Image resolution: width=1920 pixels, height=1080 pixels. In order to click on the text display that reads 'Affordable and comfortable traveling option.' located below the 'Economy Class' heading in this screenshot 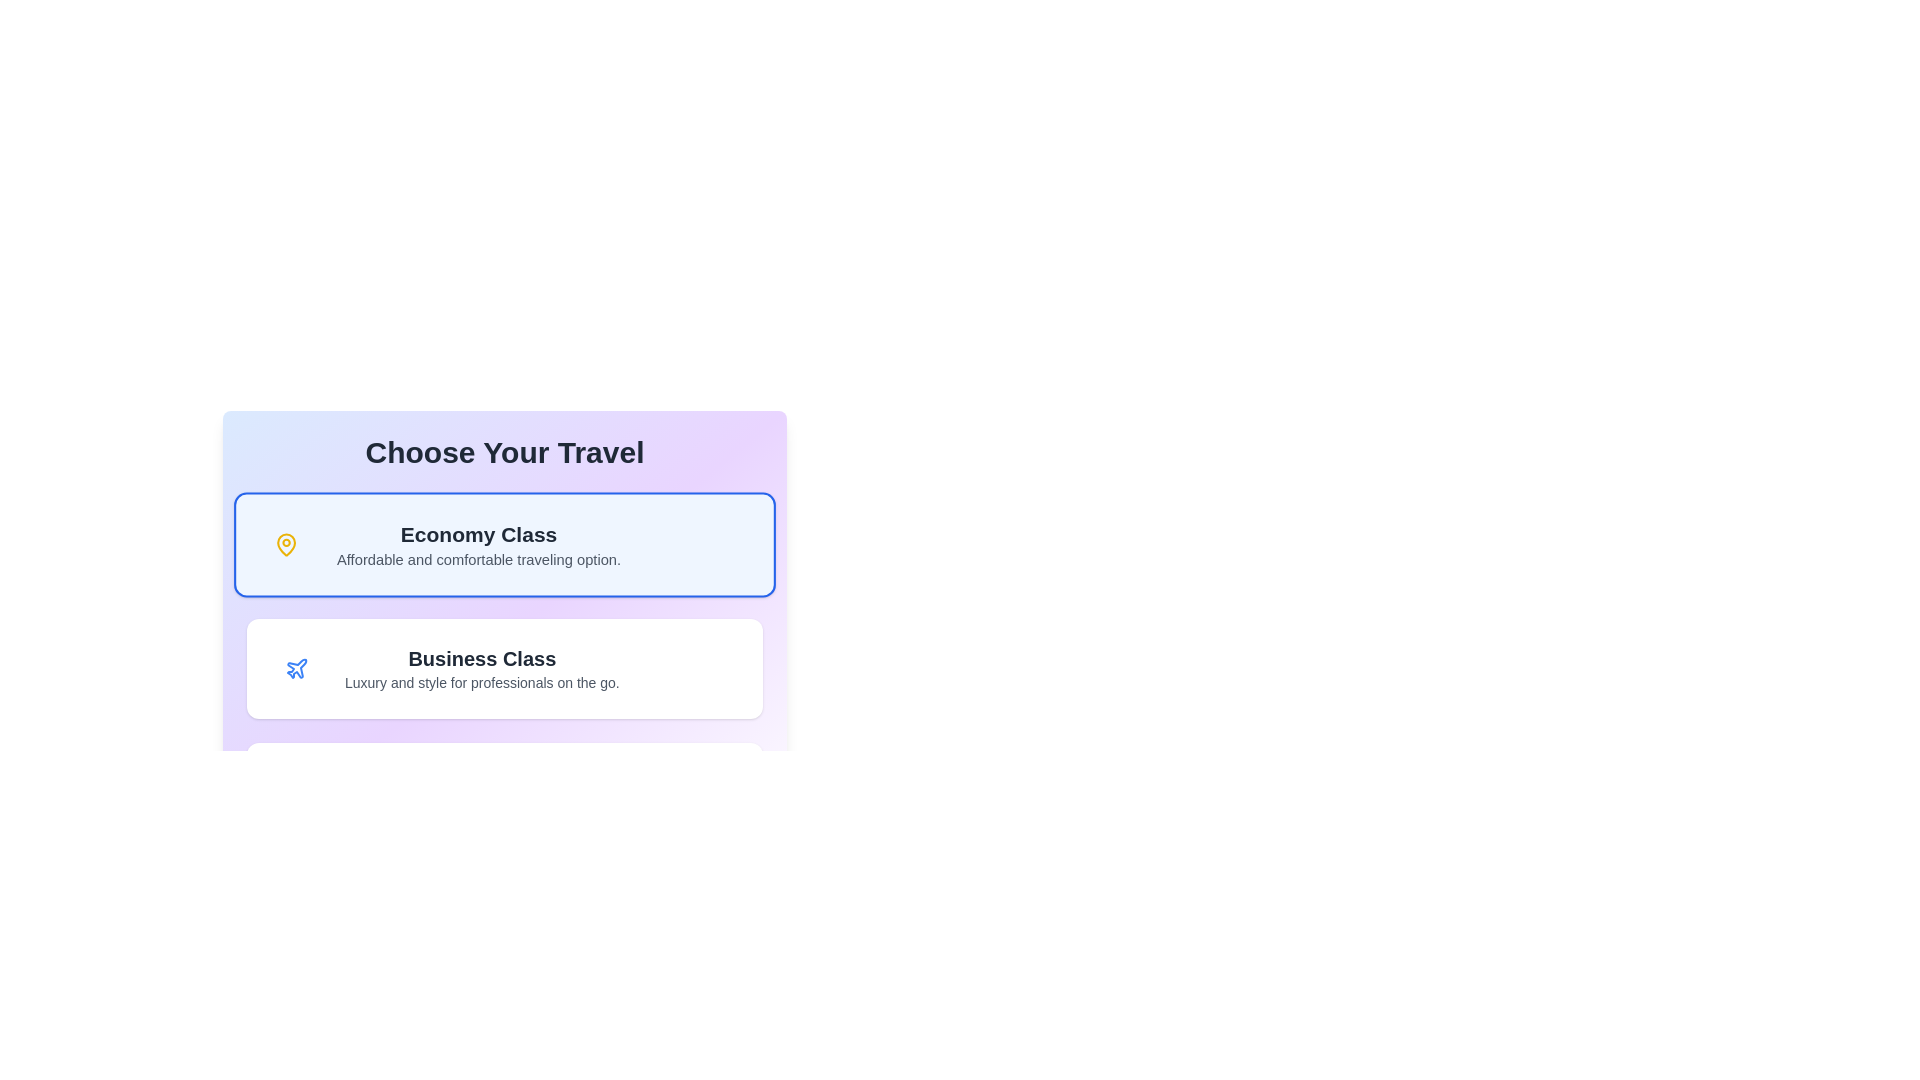, I will do `click(478, 559)`.